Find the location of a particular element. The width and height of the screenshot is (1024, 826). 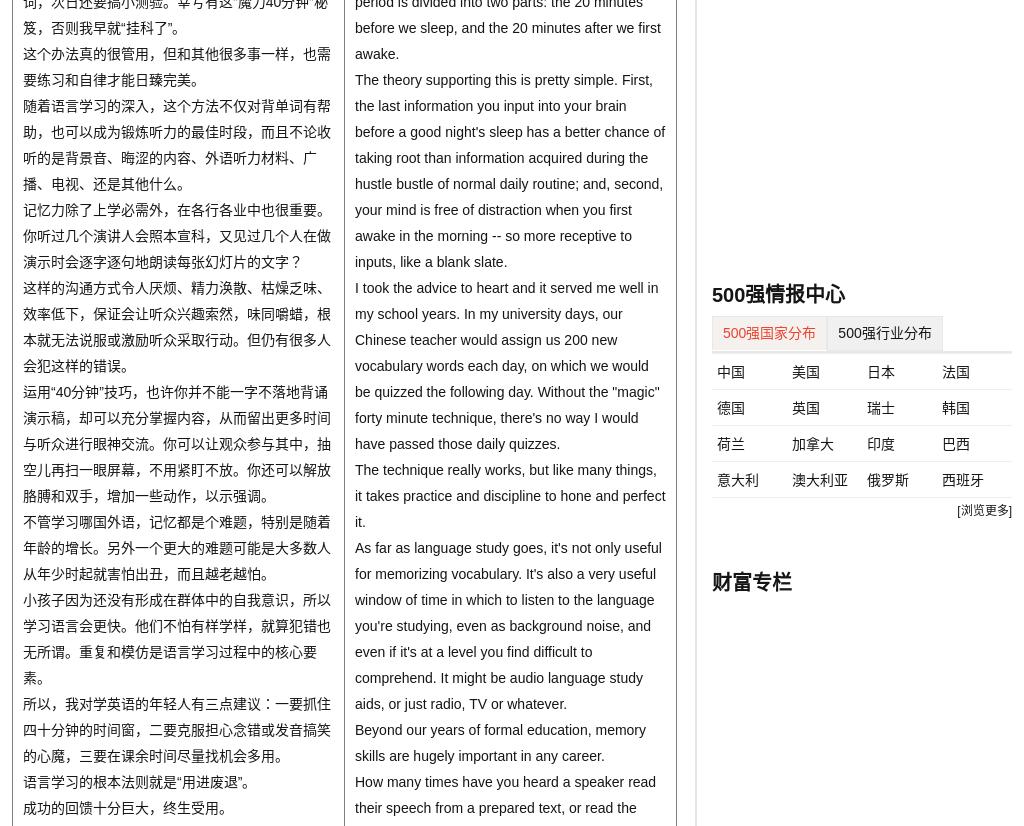

'As far as language study goes, it's not only useful for memorizing vocabulary. It's also a very useful window of time in which to listen to the language you're studying, even as background noise, and even if it's at a level you find difficult to comprehend. It might be audio language study aids, or just radio, TV or whatever.' is located at coordinates (507, 625).